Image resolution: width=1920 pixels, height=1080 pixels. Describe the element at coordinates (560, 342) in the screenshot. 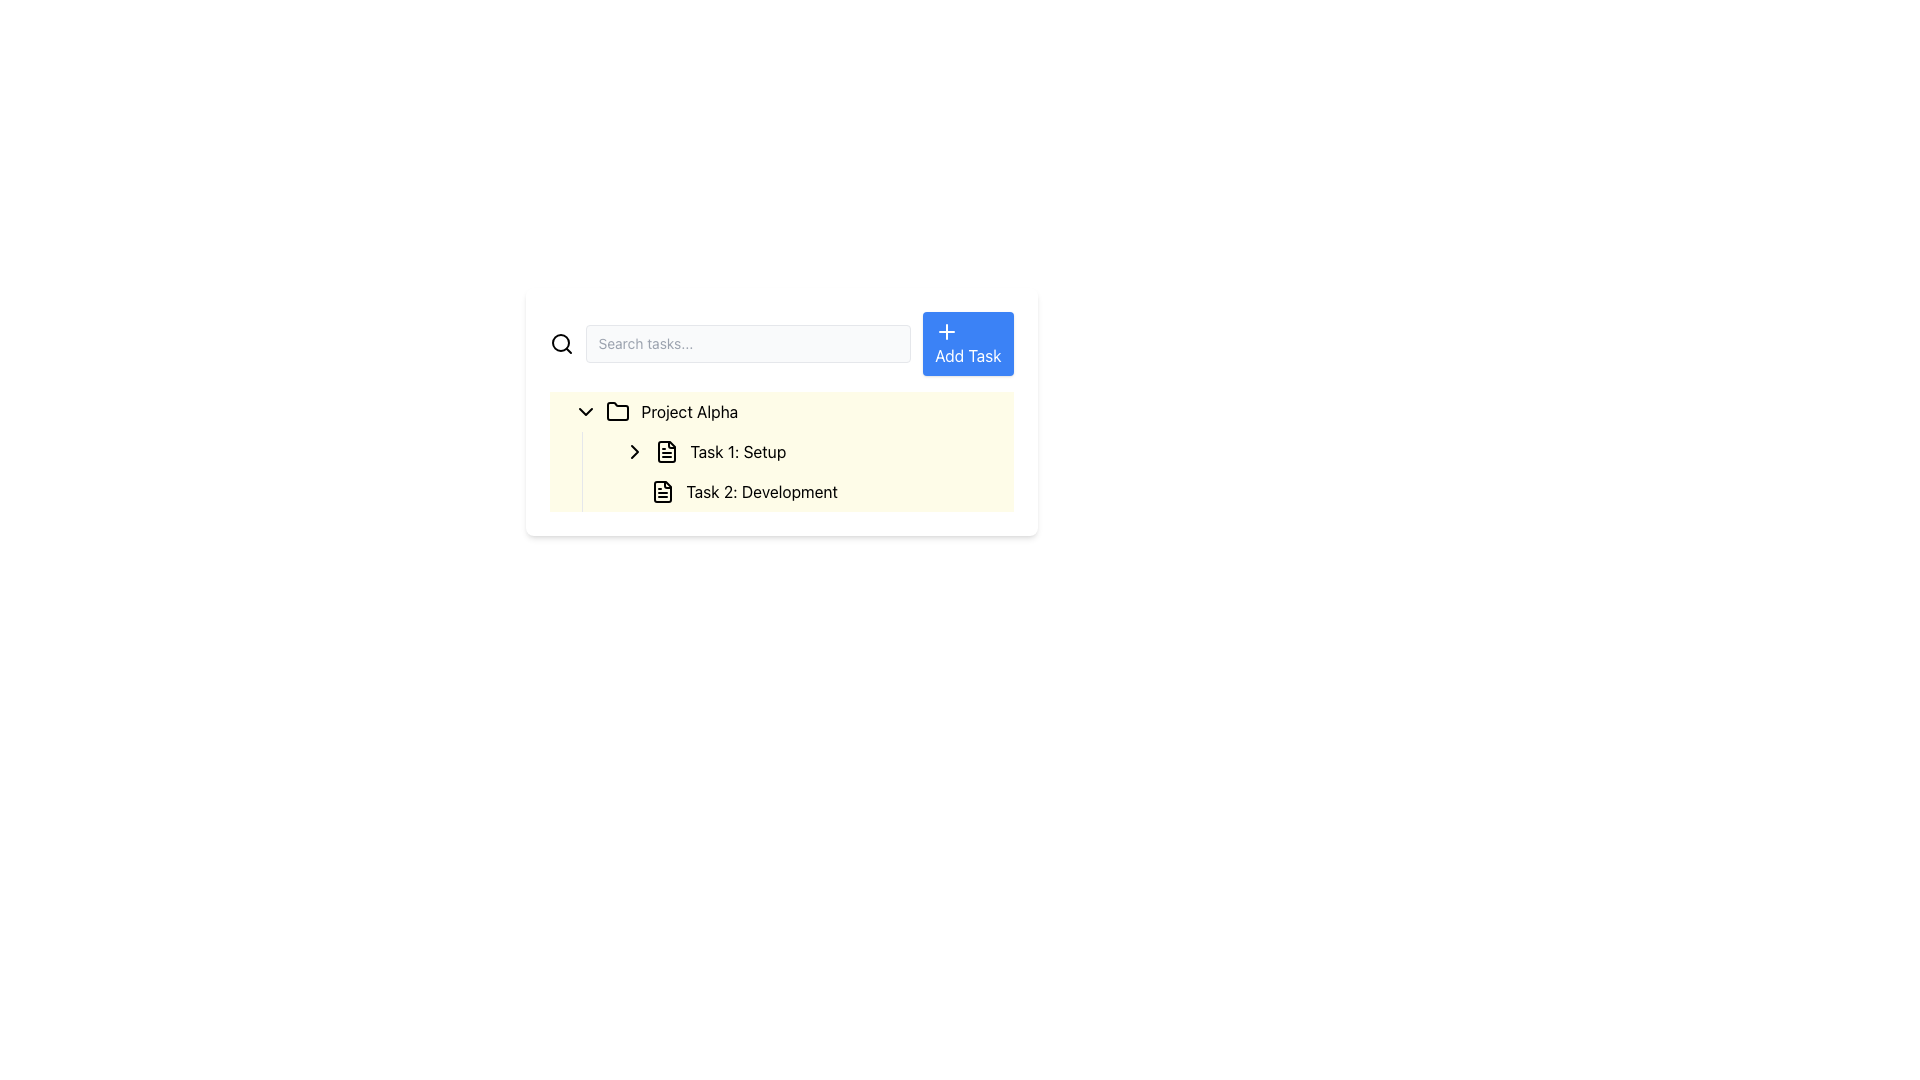

I see `the search function icon, which is the first element in the row next to the search input field` at that location.